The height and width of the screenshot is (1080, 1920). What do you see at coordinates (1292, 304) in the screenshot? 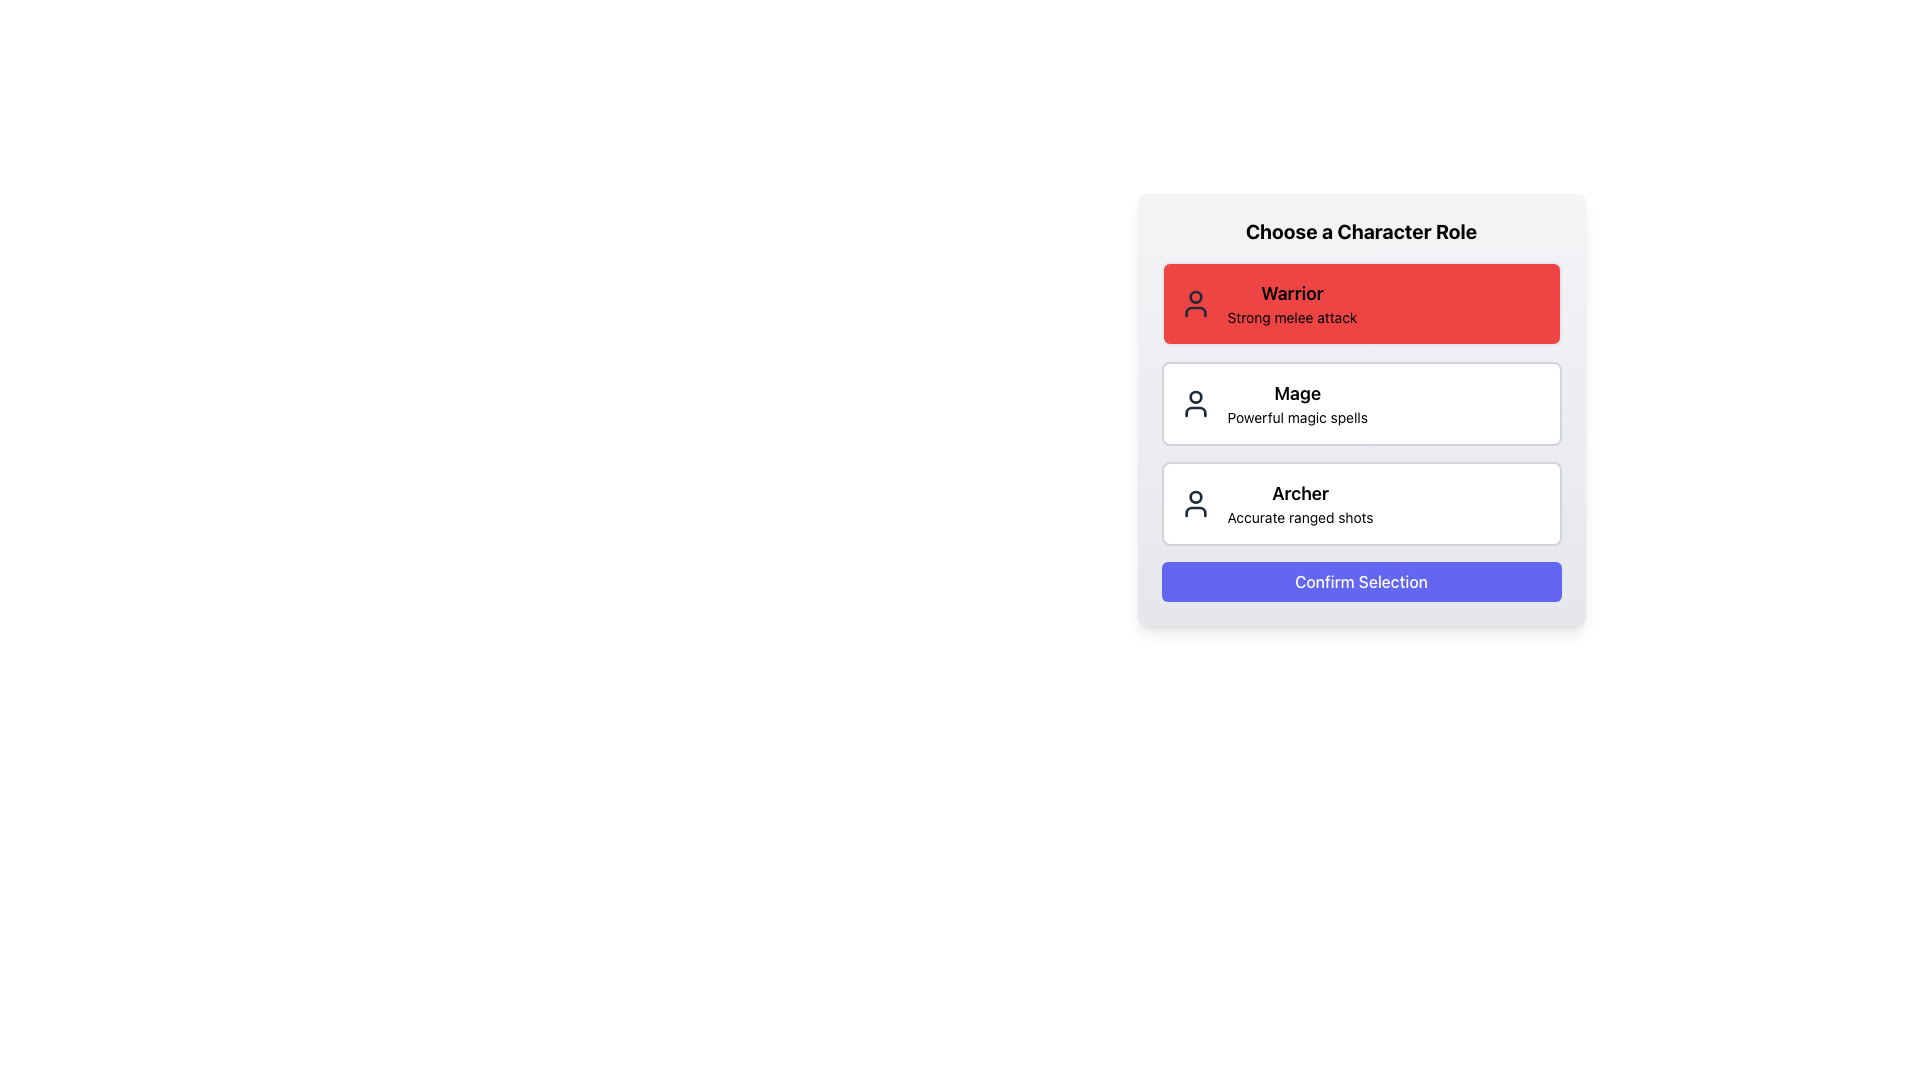
I see `the first selectable option item in the role-selection interface, which is represented by a text and background combination within a red box` at bounding box center [1292, 304].